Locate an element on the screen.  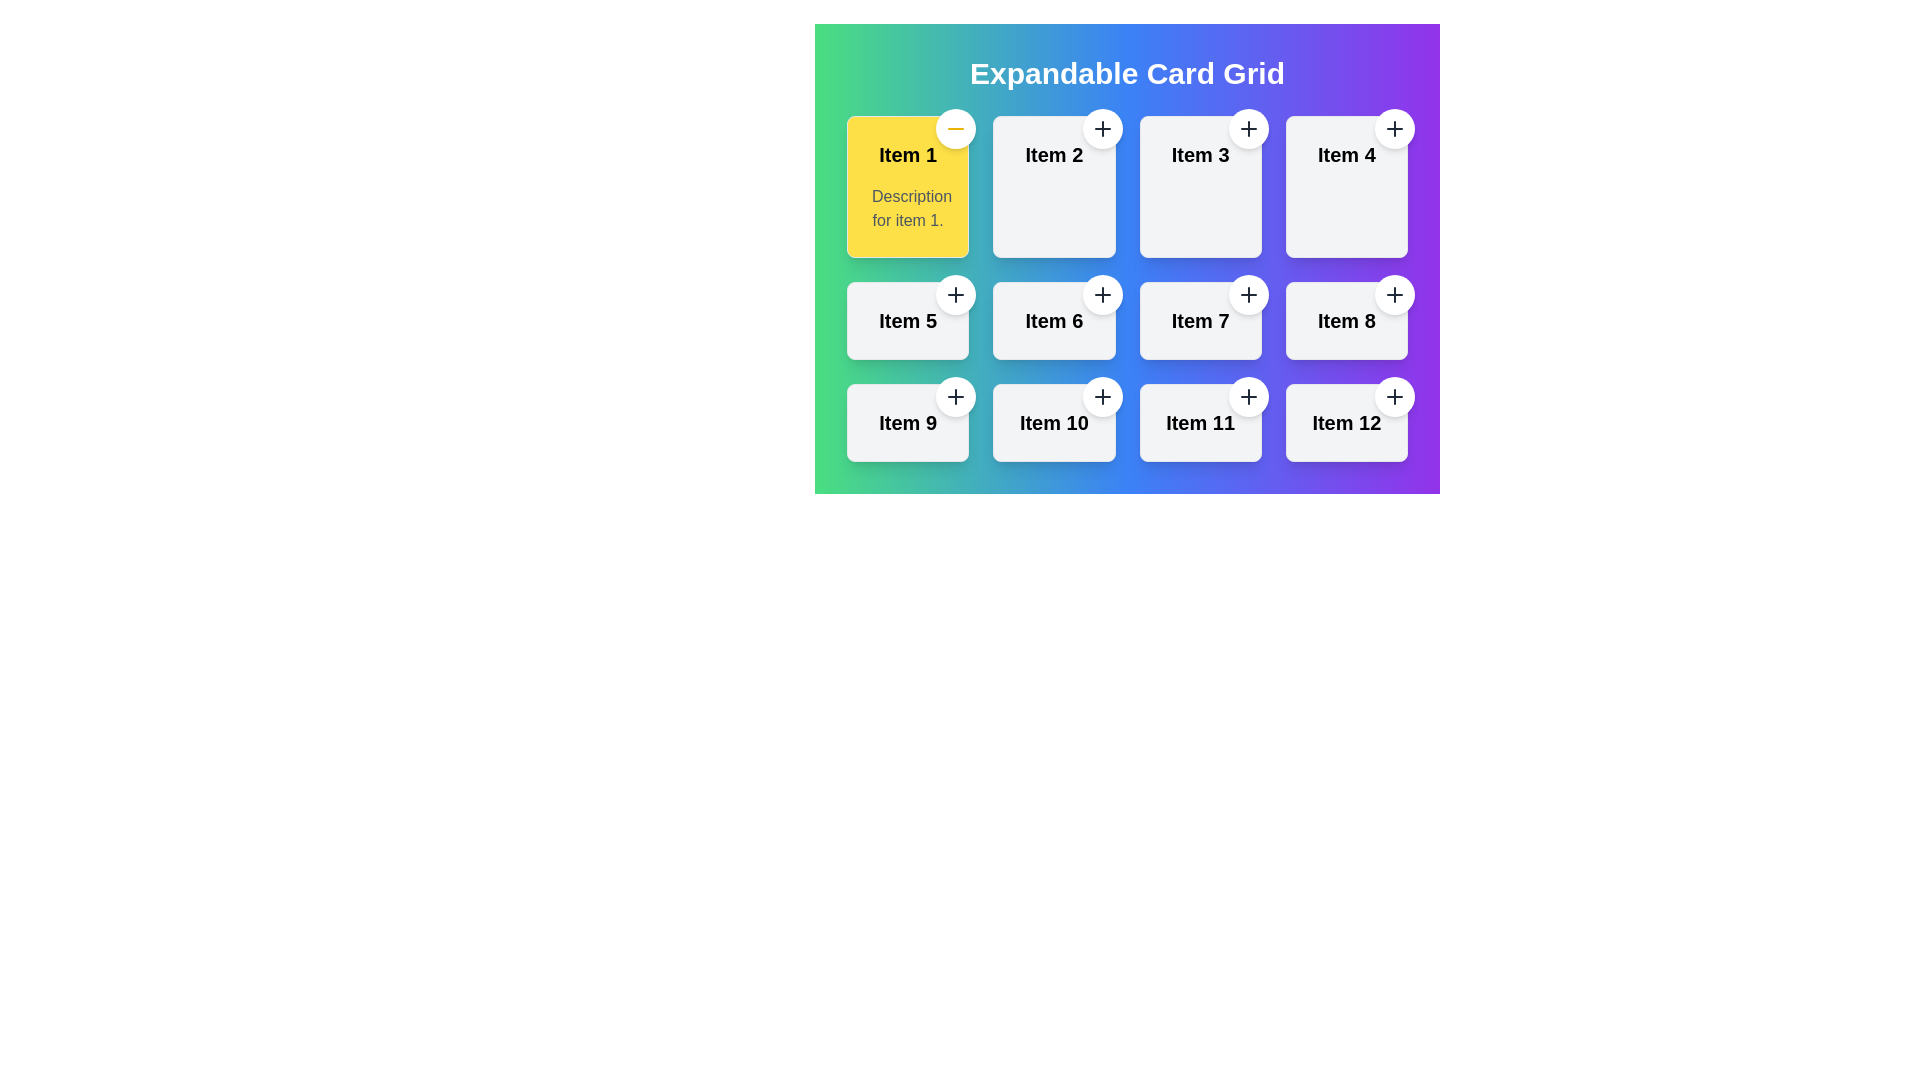
the circular button with a white background and dark gray plus icon located at the top-right corner of the 'Item 9' card is located at coordinates (955, 397).